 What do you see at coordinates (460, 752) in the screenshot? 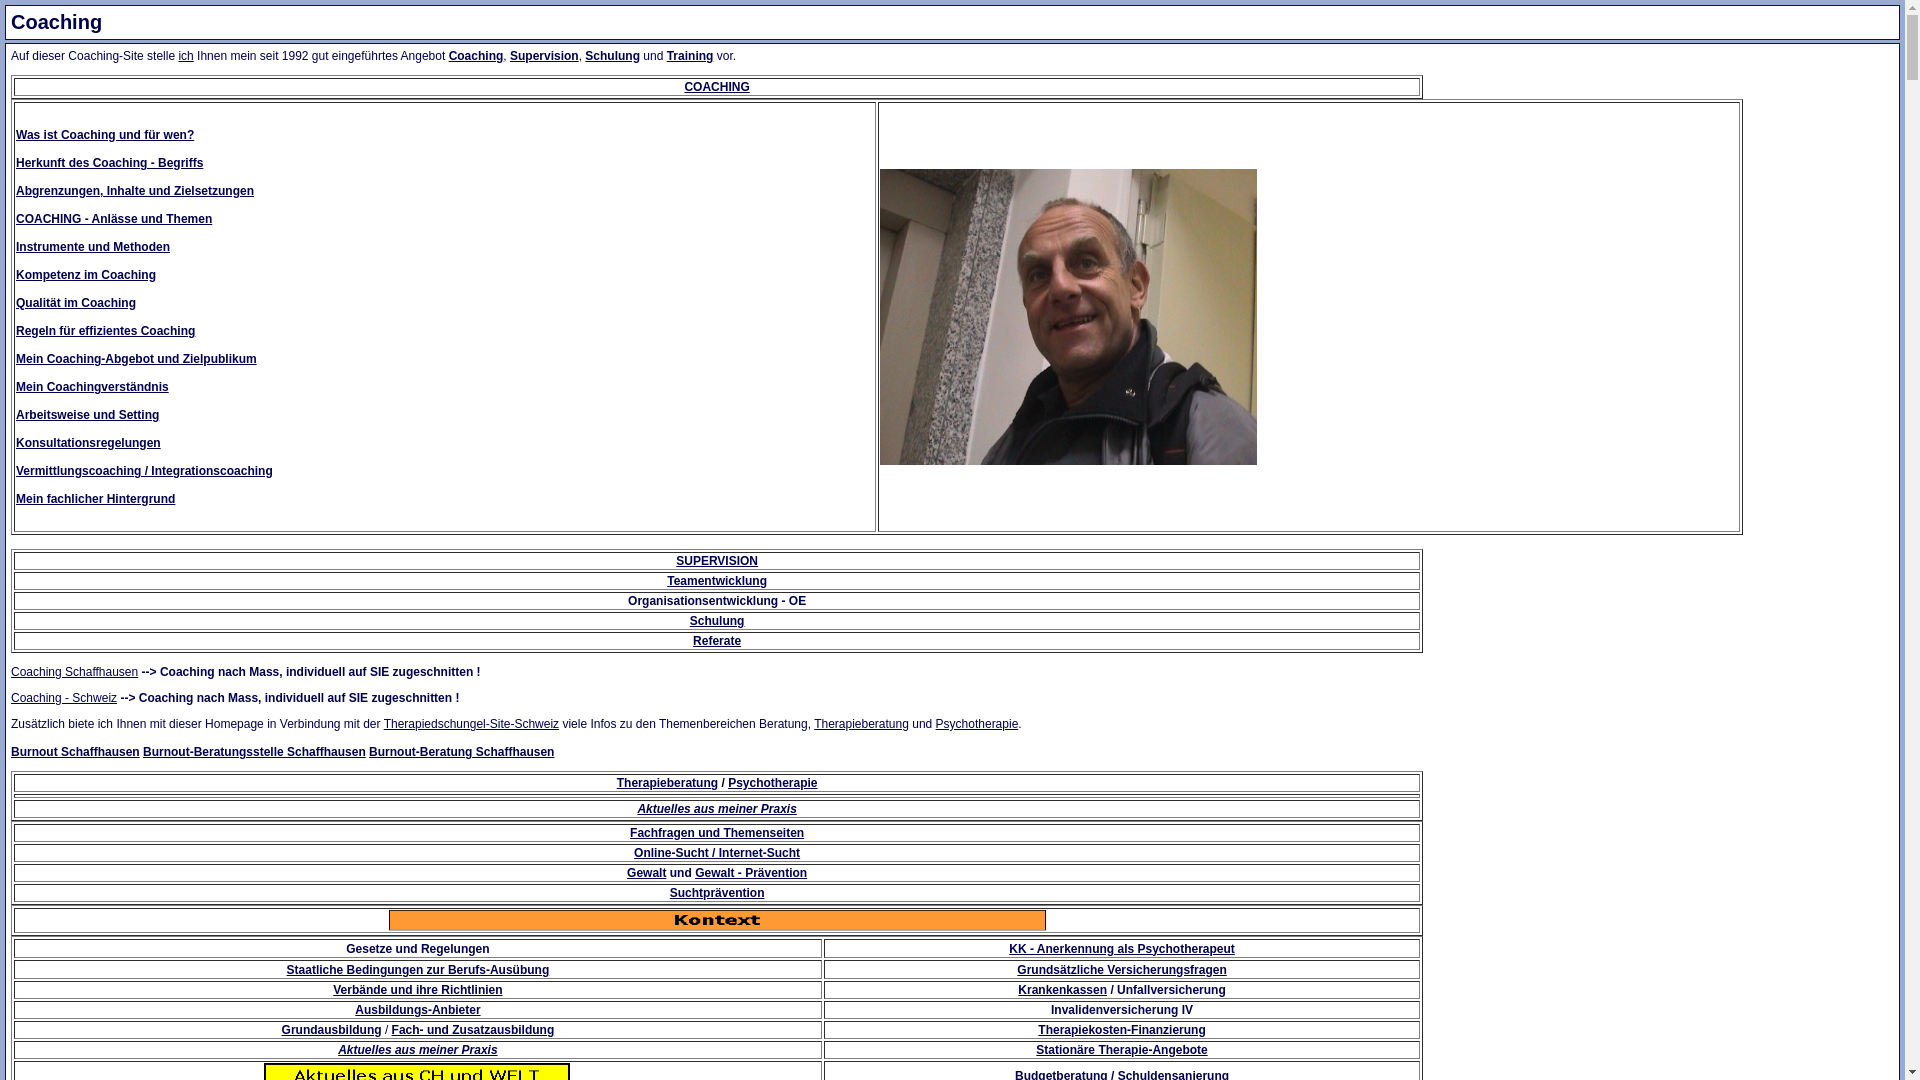
I see `'Burnout-Beratung Schaffhausen'` at bounding box center [460, 752].